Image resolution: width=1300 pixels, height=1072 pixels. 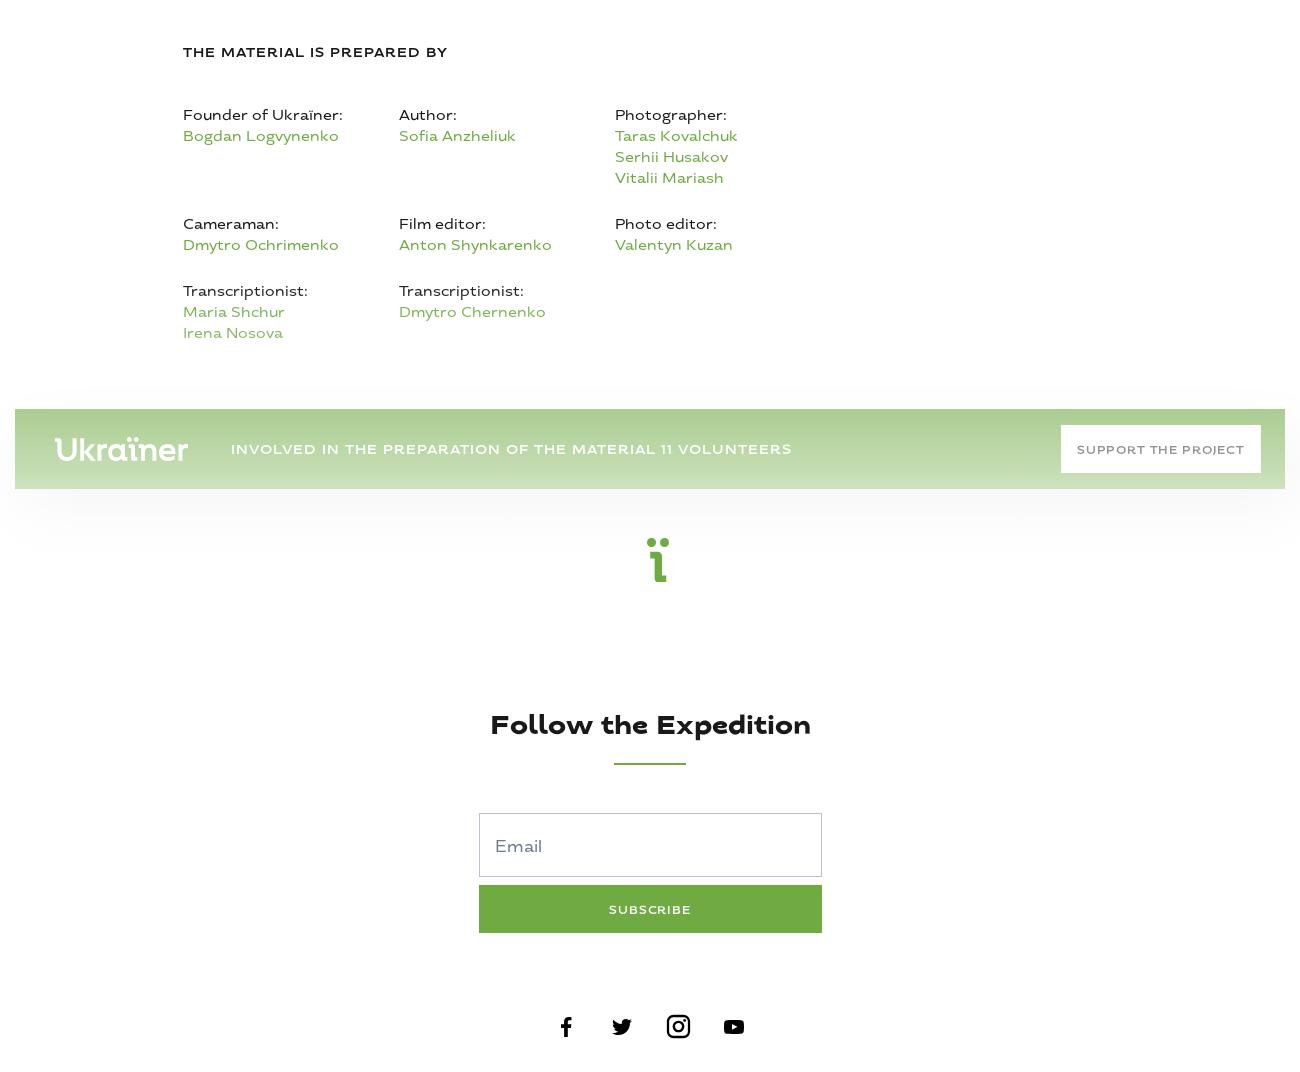 I want to click on 'Sofia Anzheliuk', so click(x=456, y=135).